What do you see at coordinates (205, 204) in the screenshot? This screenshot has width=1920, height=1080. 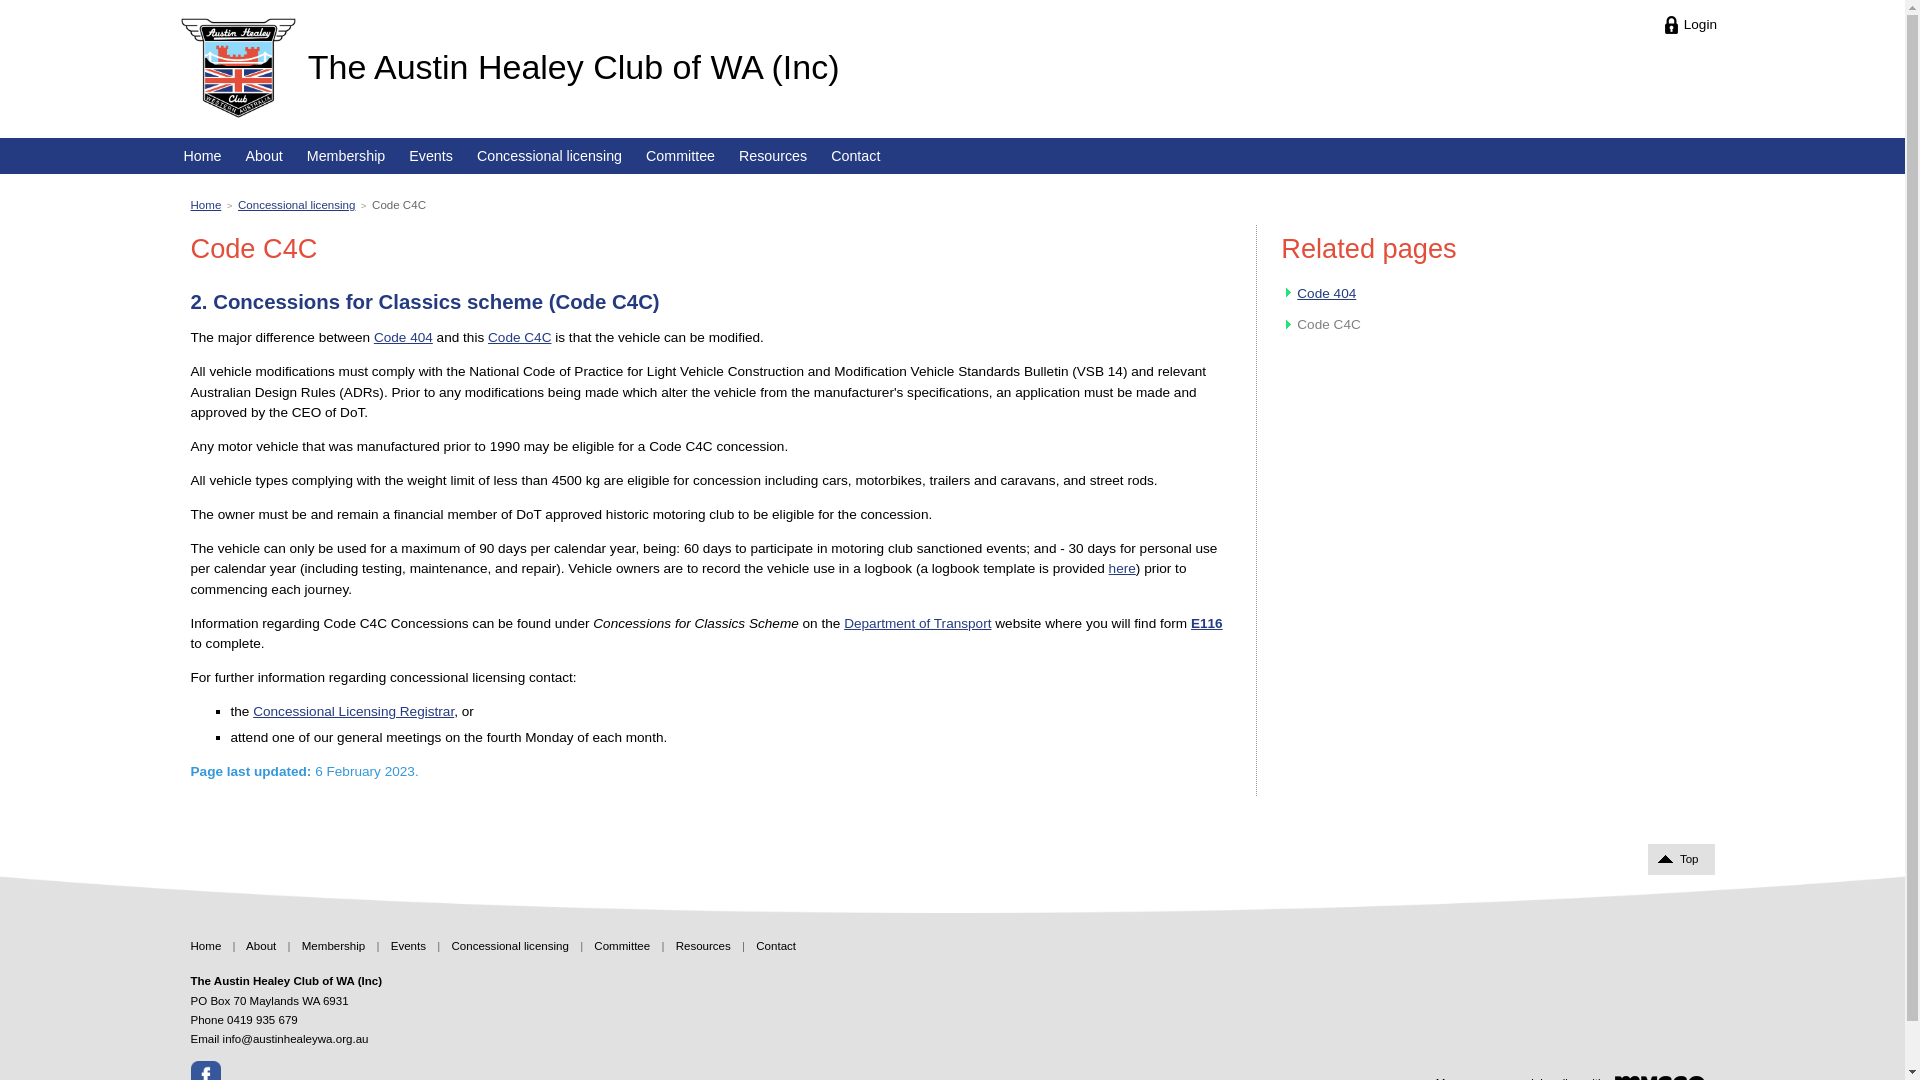 I see `'Home'` at bounding box center [205, 204].